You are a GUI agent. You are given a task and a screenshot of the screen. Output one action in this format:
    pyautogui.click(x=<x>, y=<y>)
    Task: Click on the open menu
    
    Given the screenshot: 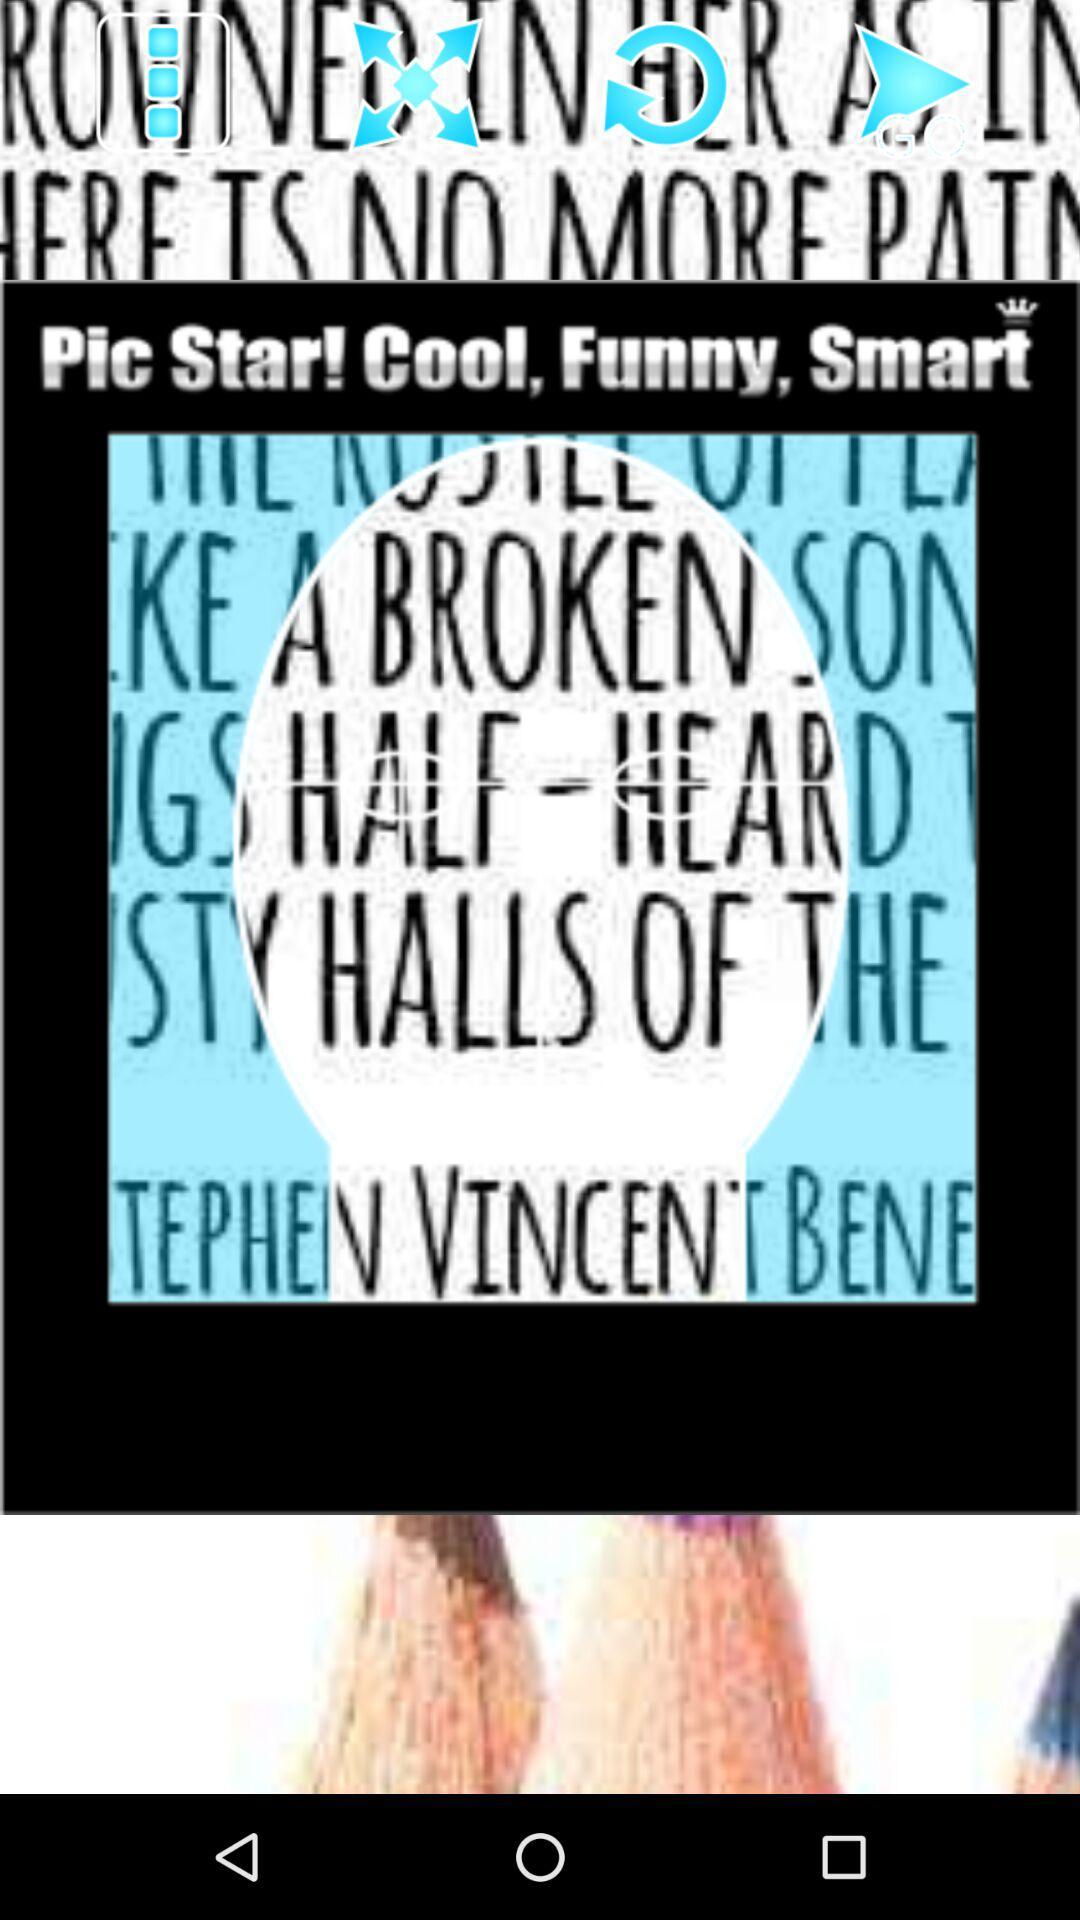 What is the action you would take?
    pyautogui.click(x=164, y=84)
    